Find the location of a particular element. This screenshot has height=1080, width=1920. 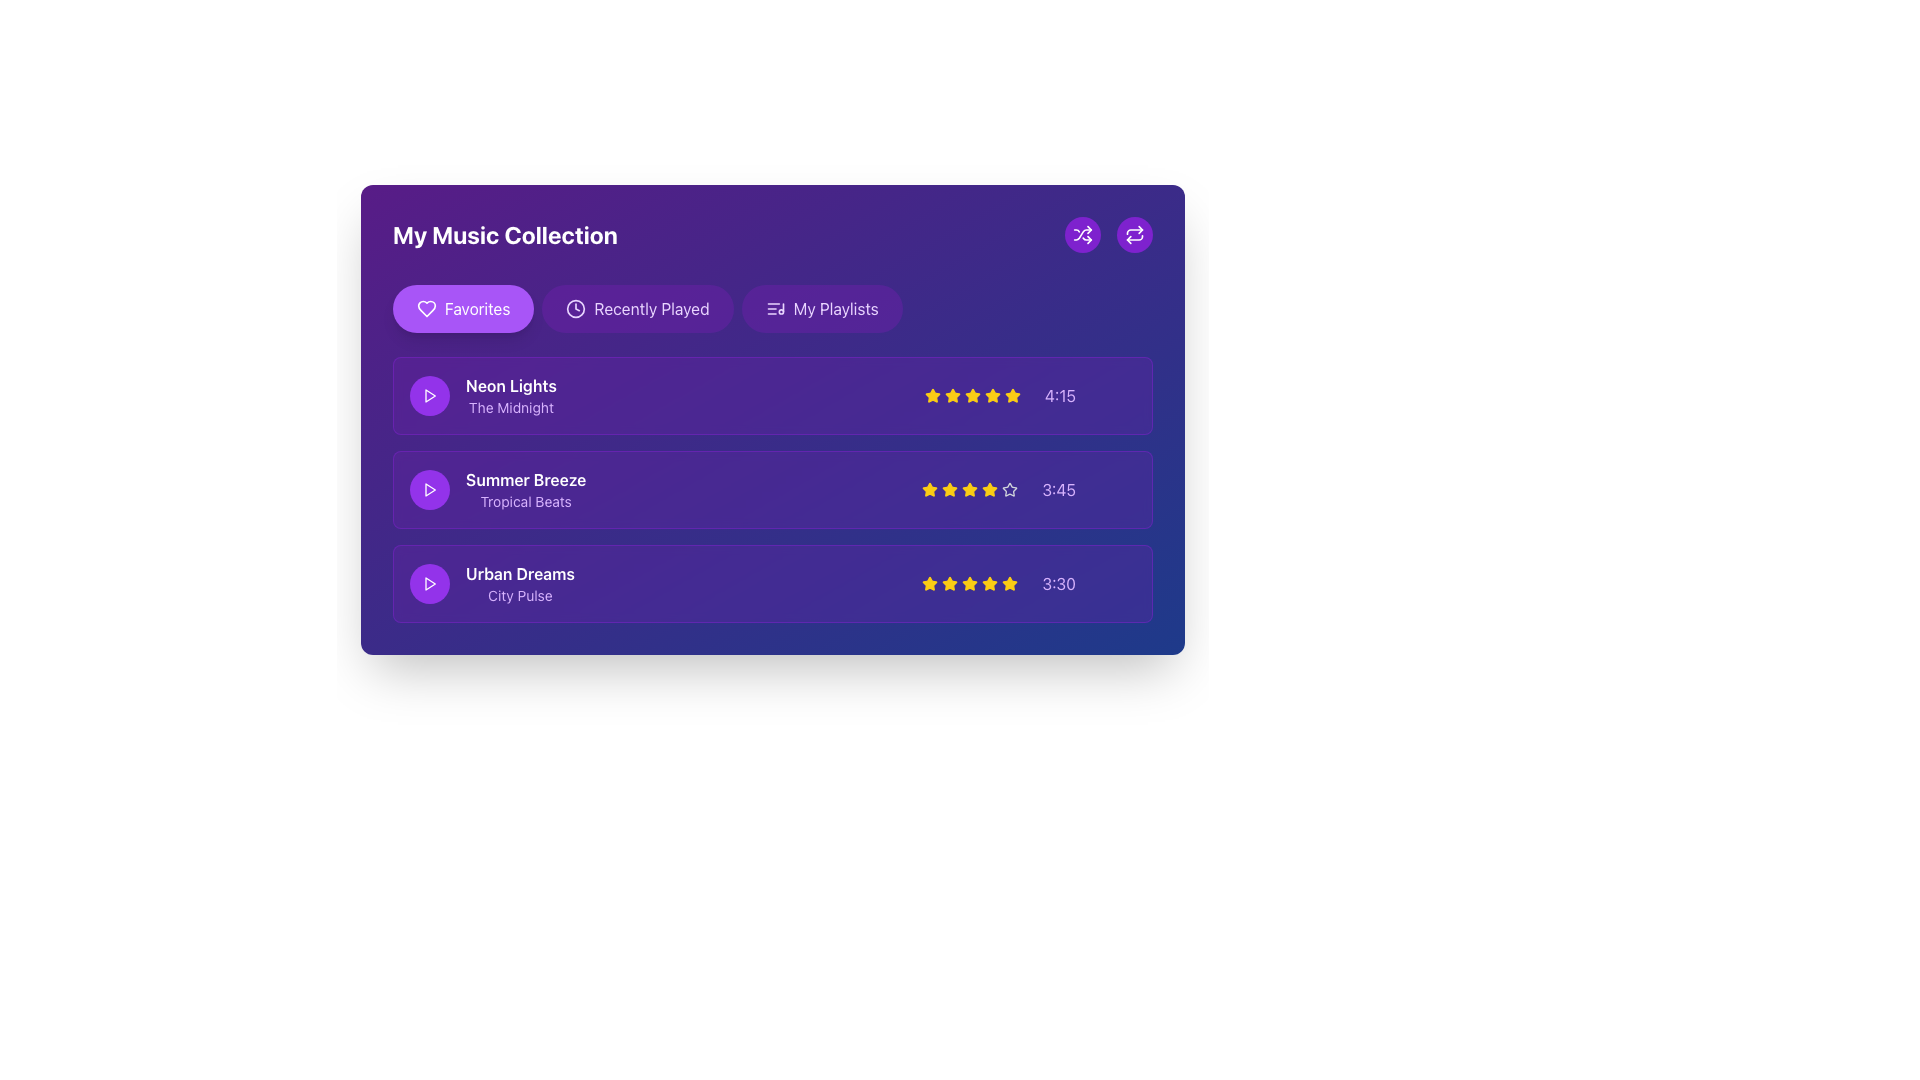

the appearance of the fifth star-shaped icon, which is yellow filled and outlined, located in the rating interface for the 'Urban Dreams' song entry is located at coordinates (990, 583).